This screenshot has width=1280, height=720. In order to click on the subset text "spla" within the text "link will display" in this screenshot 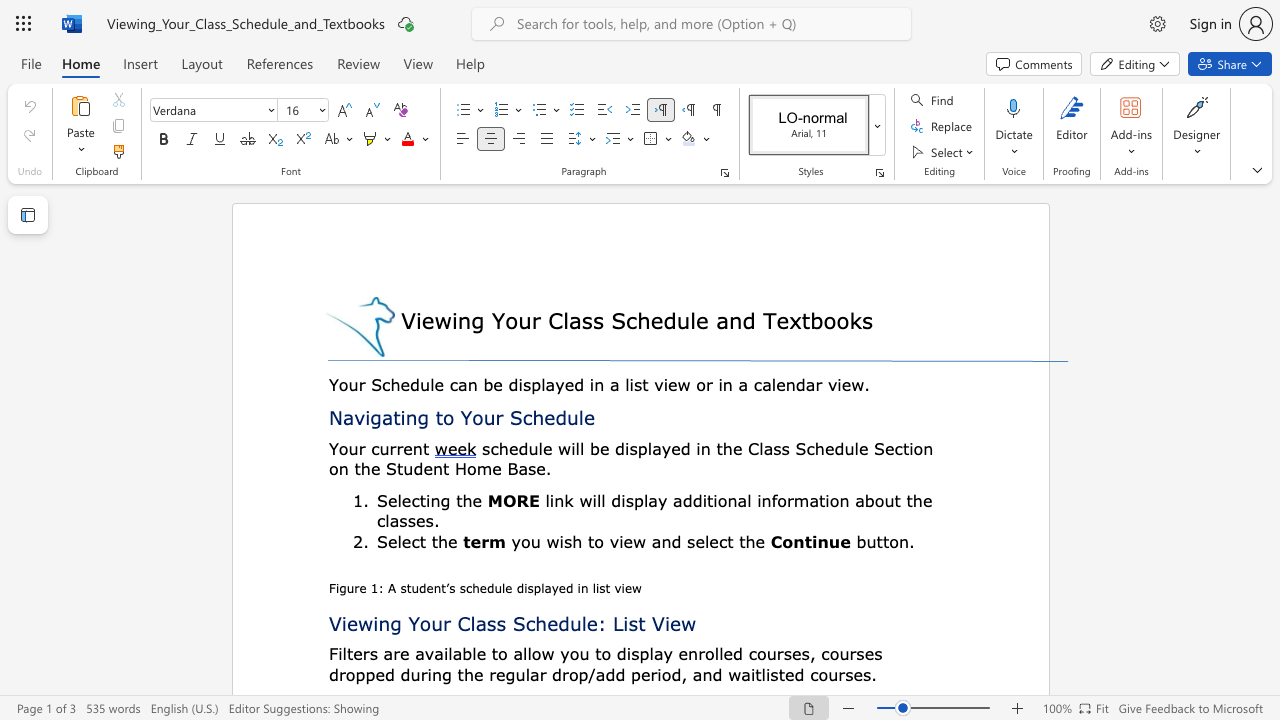, I will do `click(624, 499)`.